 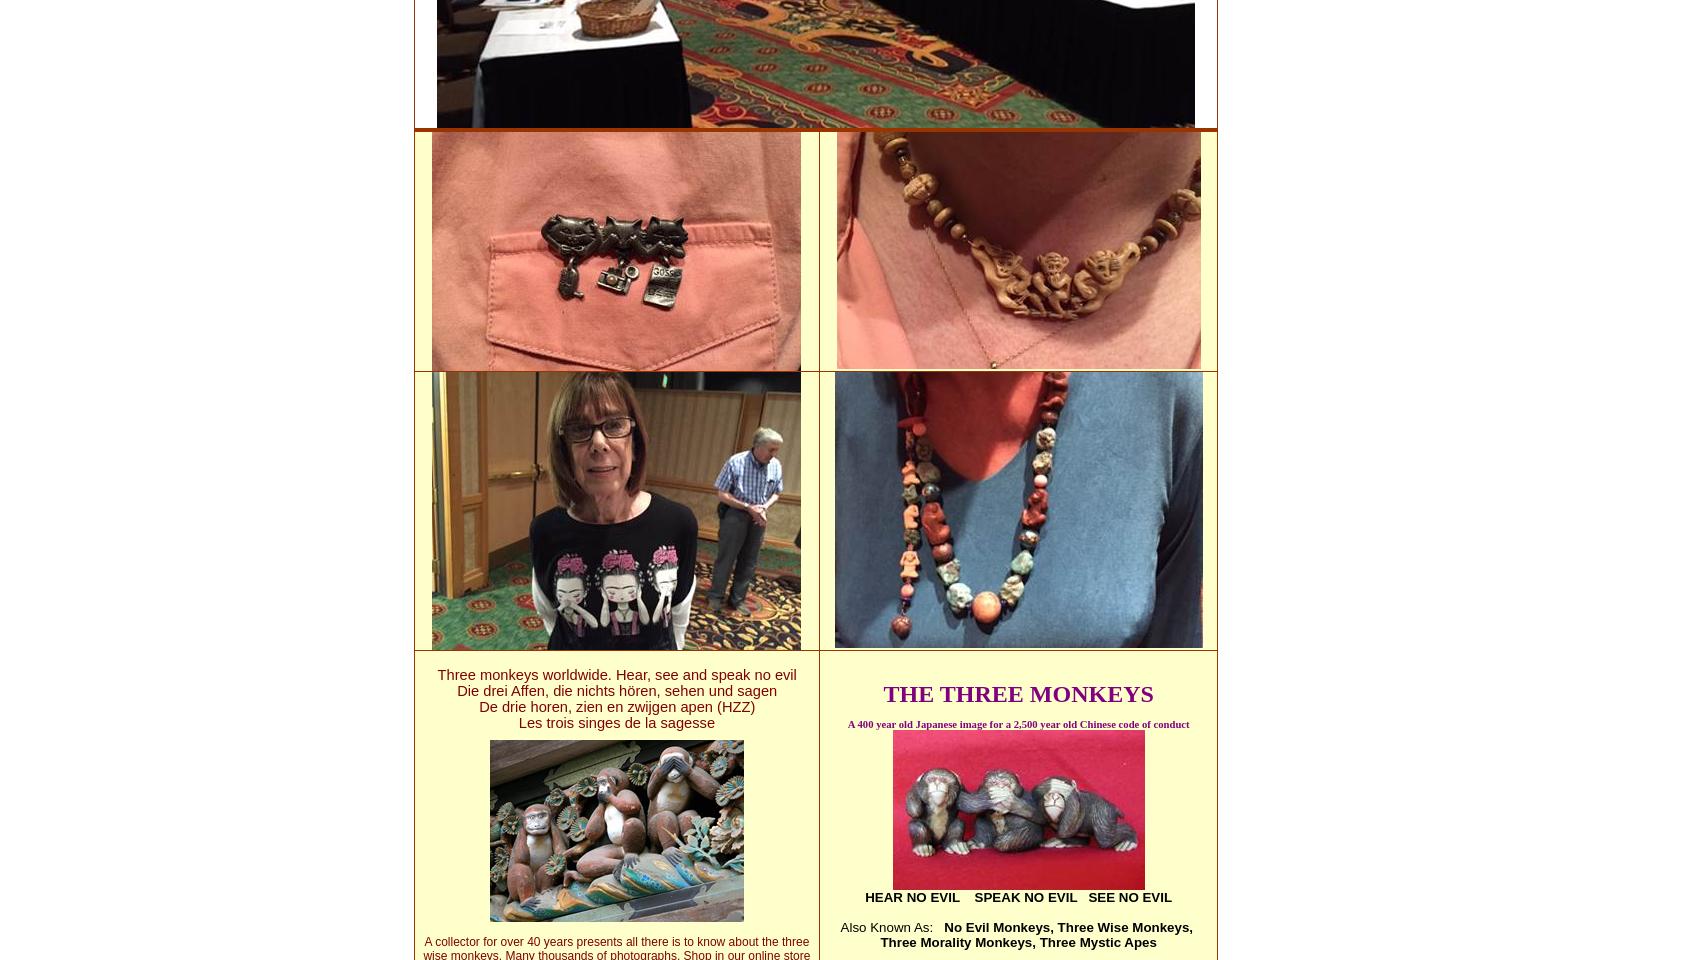 What do you see at coordinates (556, 941) in the screenshot?
I see `'years'` at bounding box center [556, 941].